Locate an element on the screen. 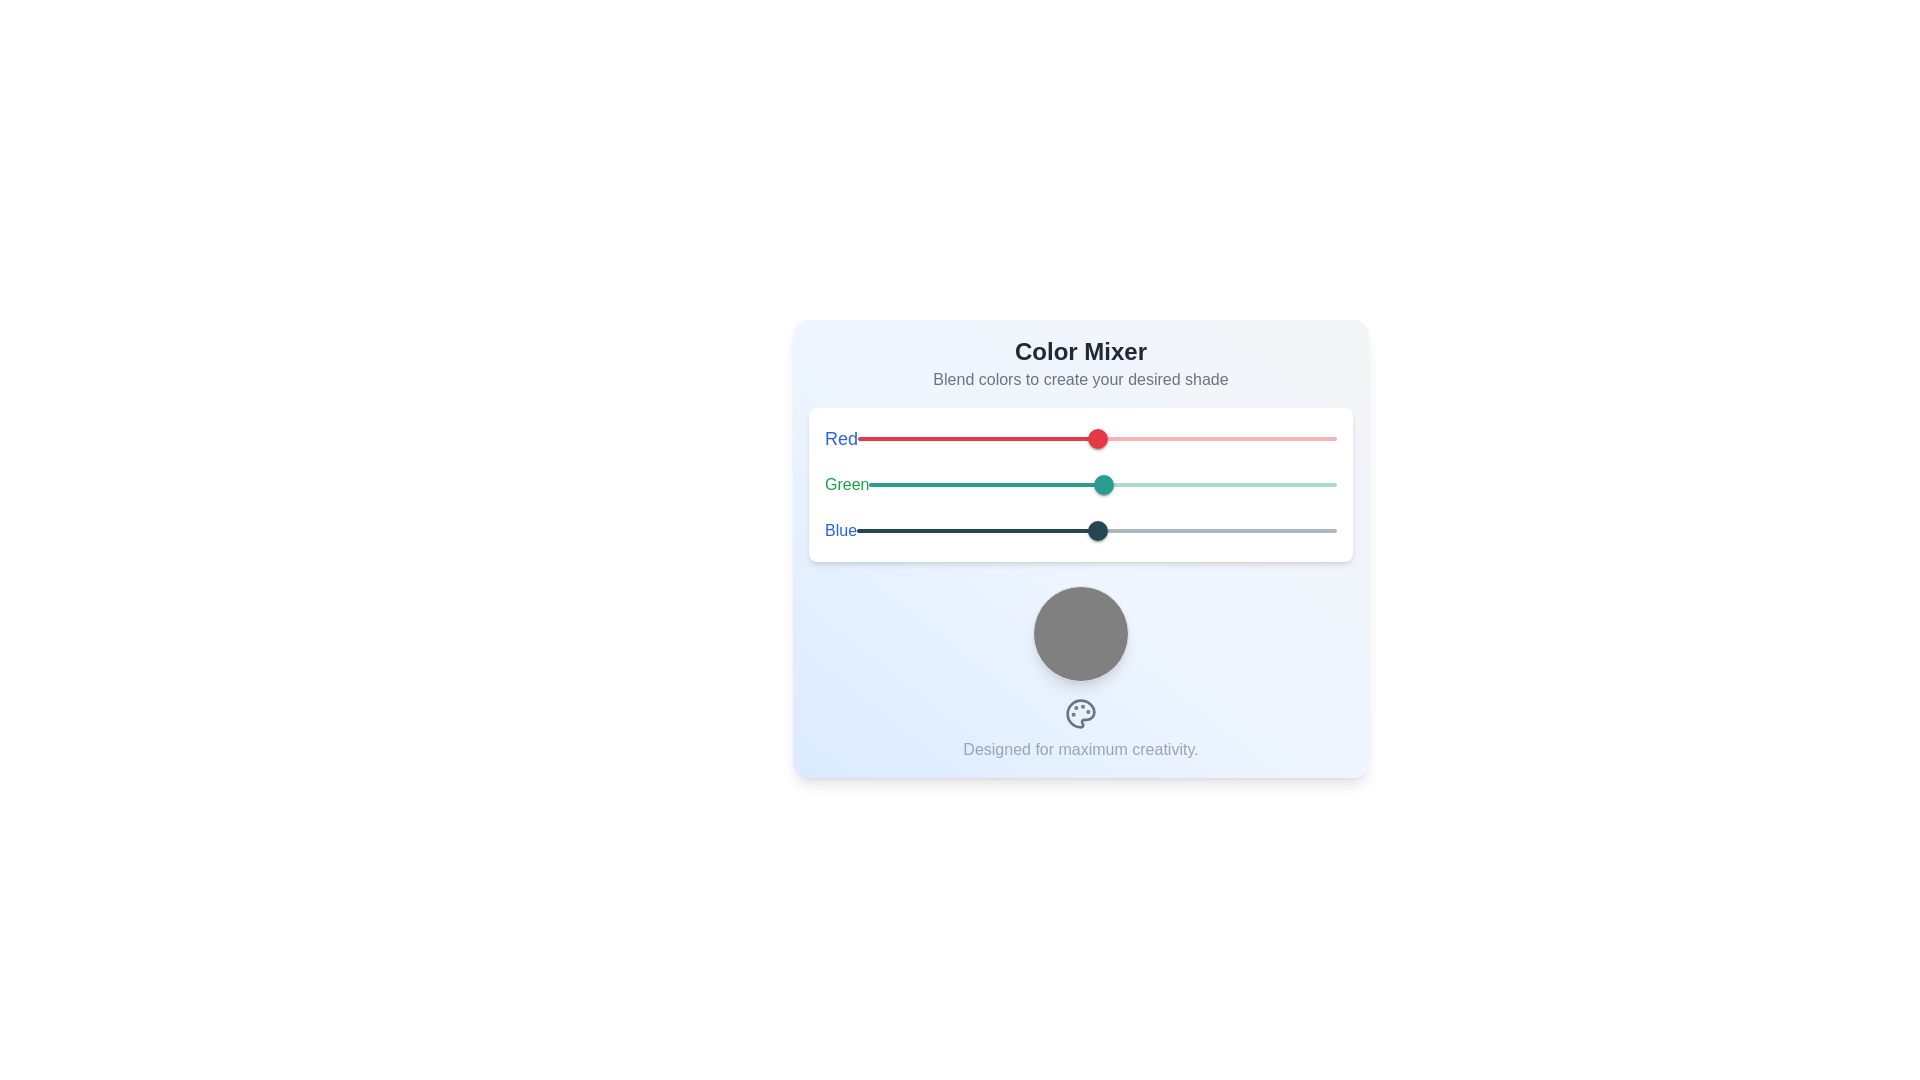 The height and width of the screenshot is (1080, 1920). the slider rail of the red slider labeled 'Red' to move the thumb to a specific position is located at coordinates (1096, 438).